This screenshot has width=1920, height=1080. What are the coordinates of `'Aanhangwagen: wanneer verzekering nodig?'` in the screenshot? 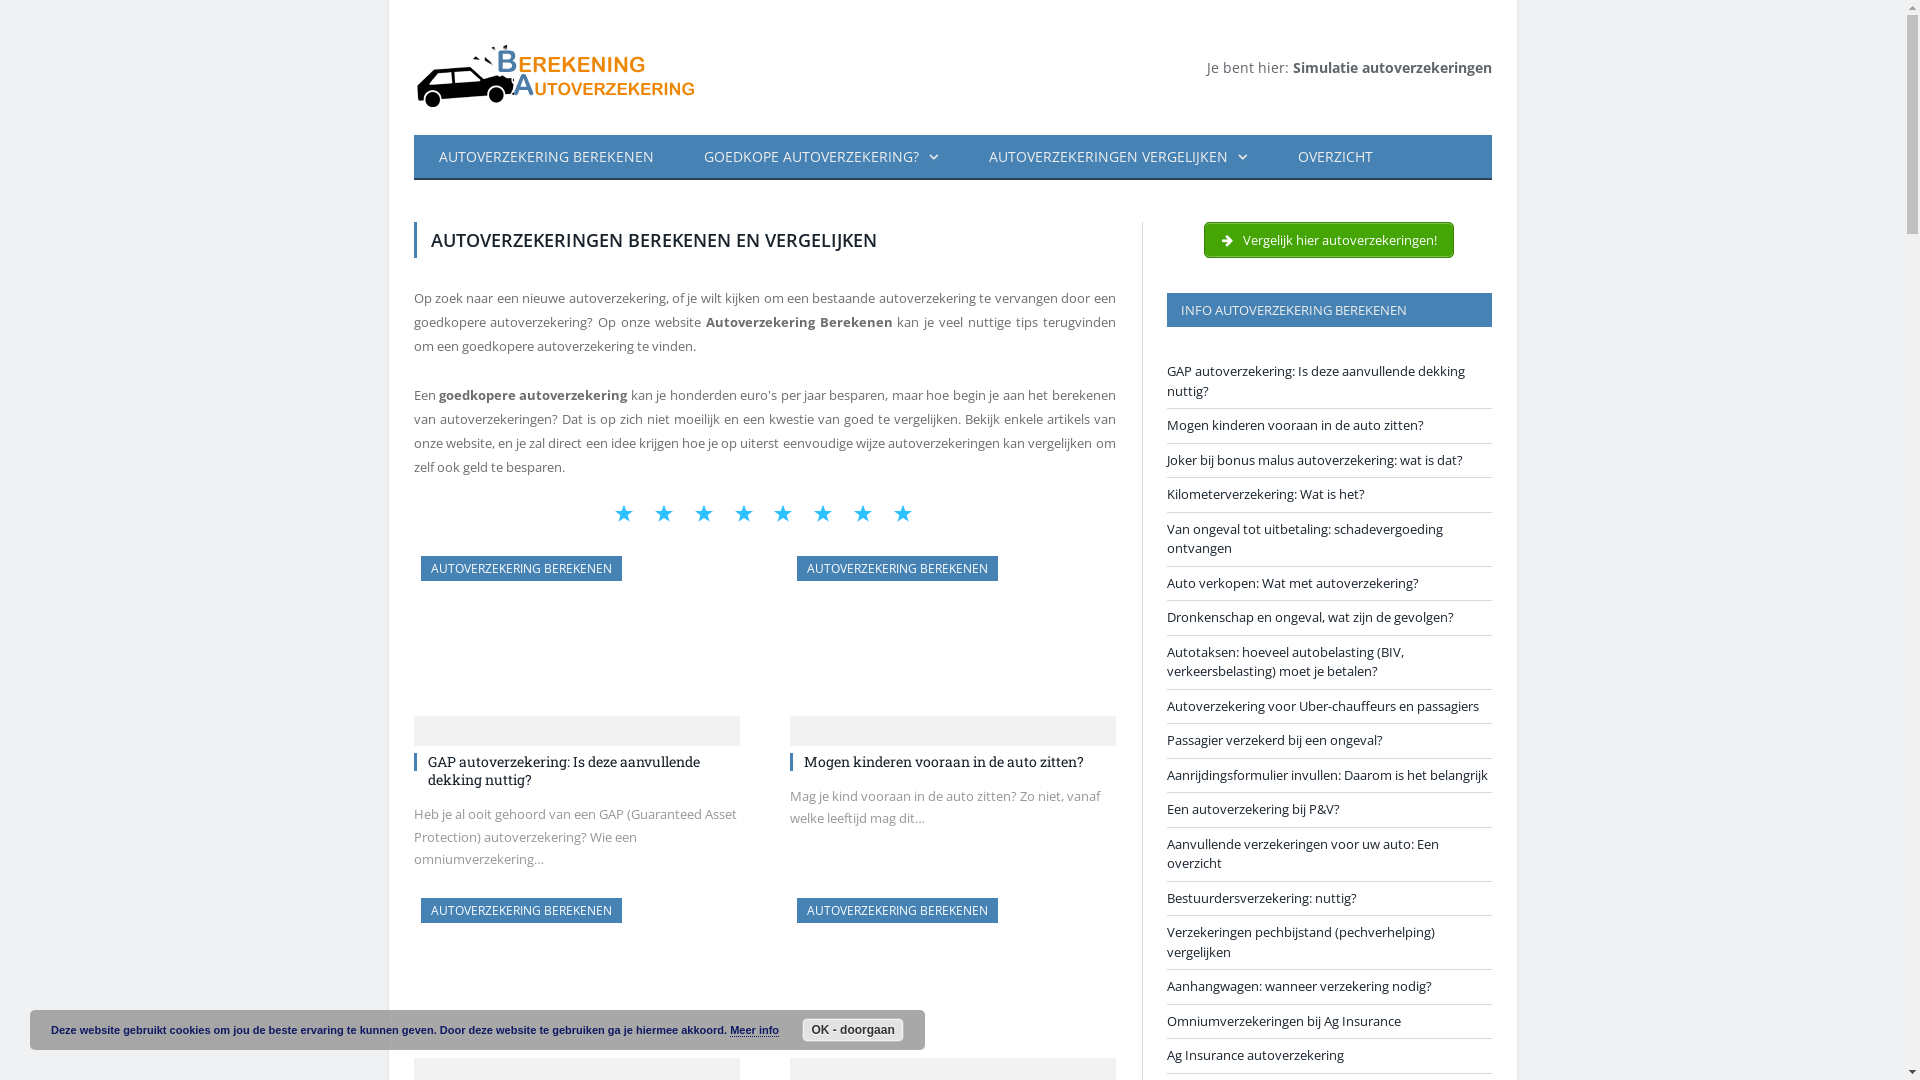 It's located at (1298, 985).